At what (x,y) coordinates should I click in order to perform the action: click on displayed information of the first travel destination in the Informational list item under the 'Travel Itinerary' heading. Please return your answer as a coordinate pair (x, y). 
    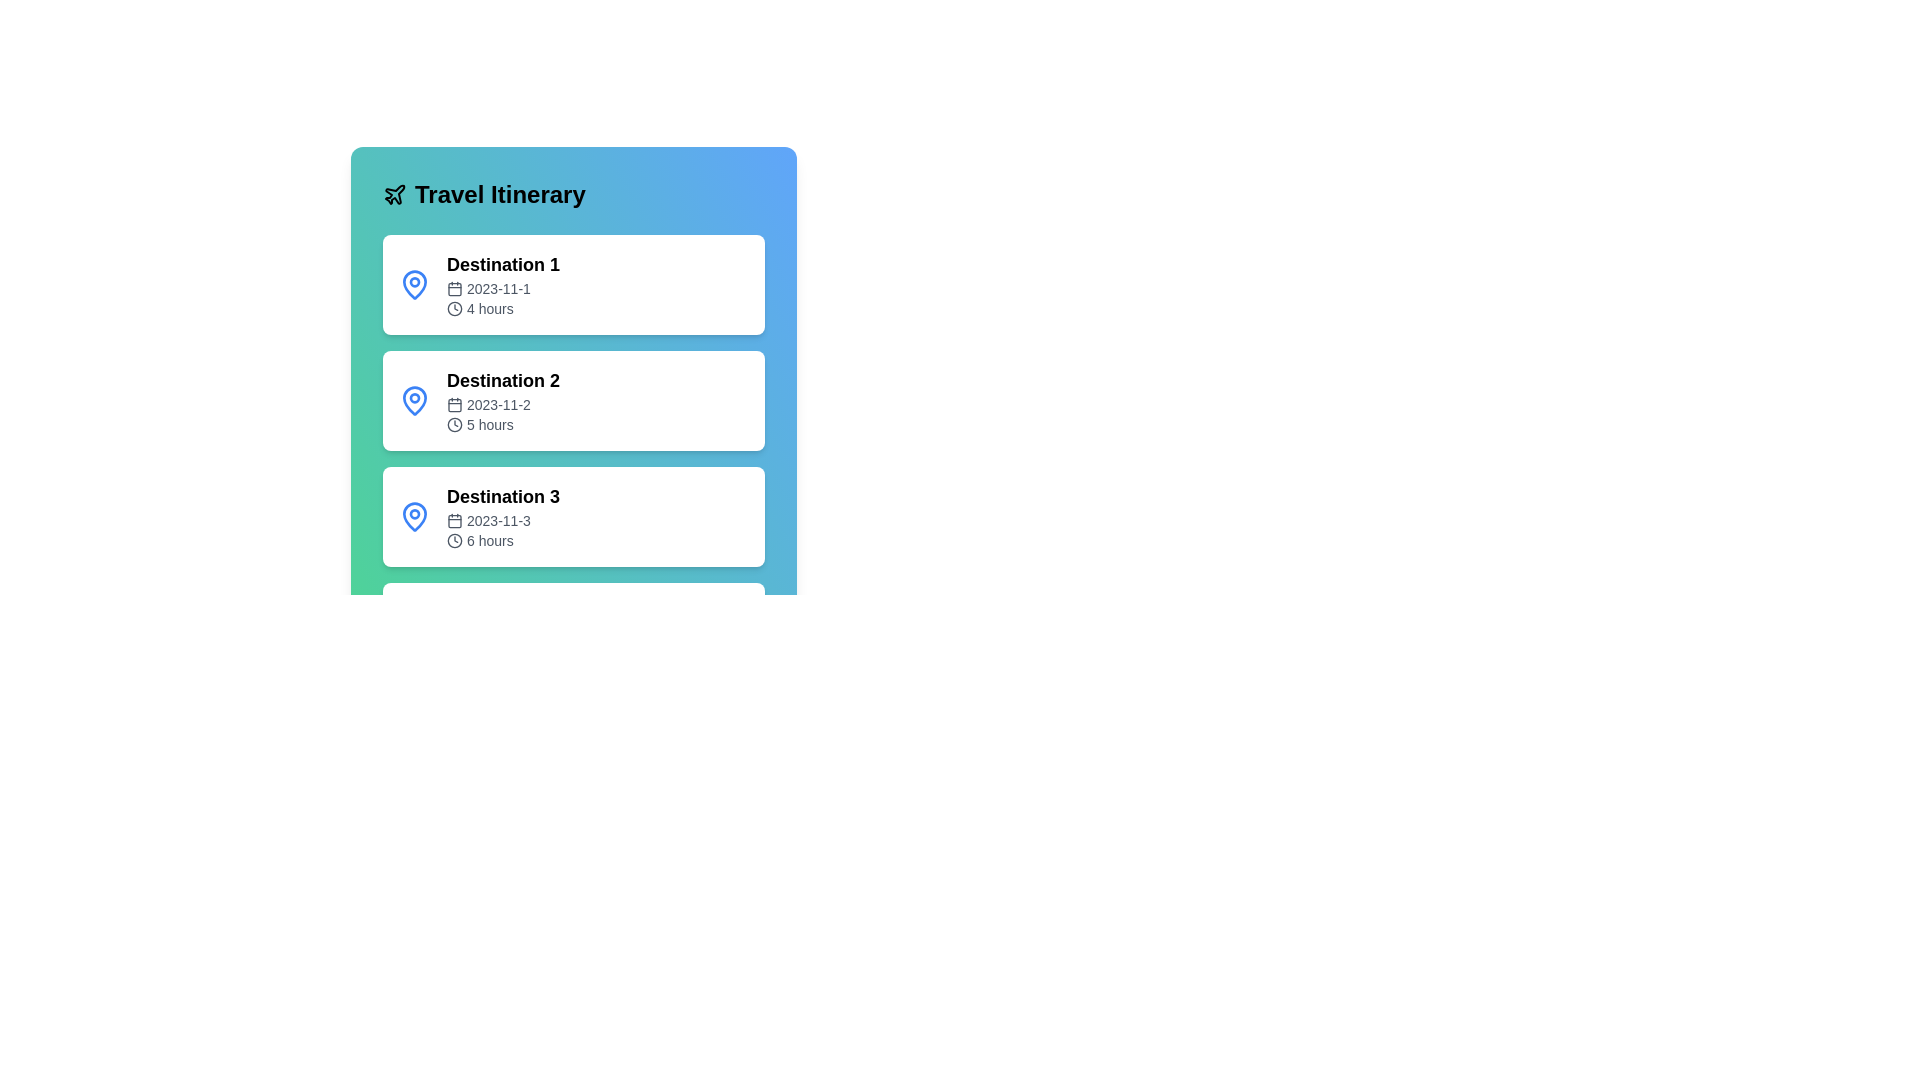
    Looking at the image, I should click on (503, 285).